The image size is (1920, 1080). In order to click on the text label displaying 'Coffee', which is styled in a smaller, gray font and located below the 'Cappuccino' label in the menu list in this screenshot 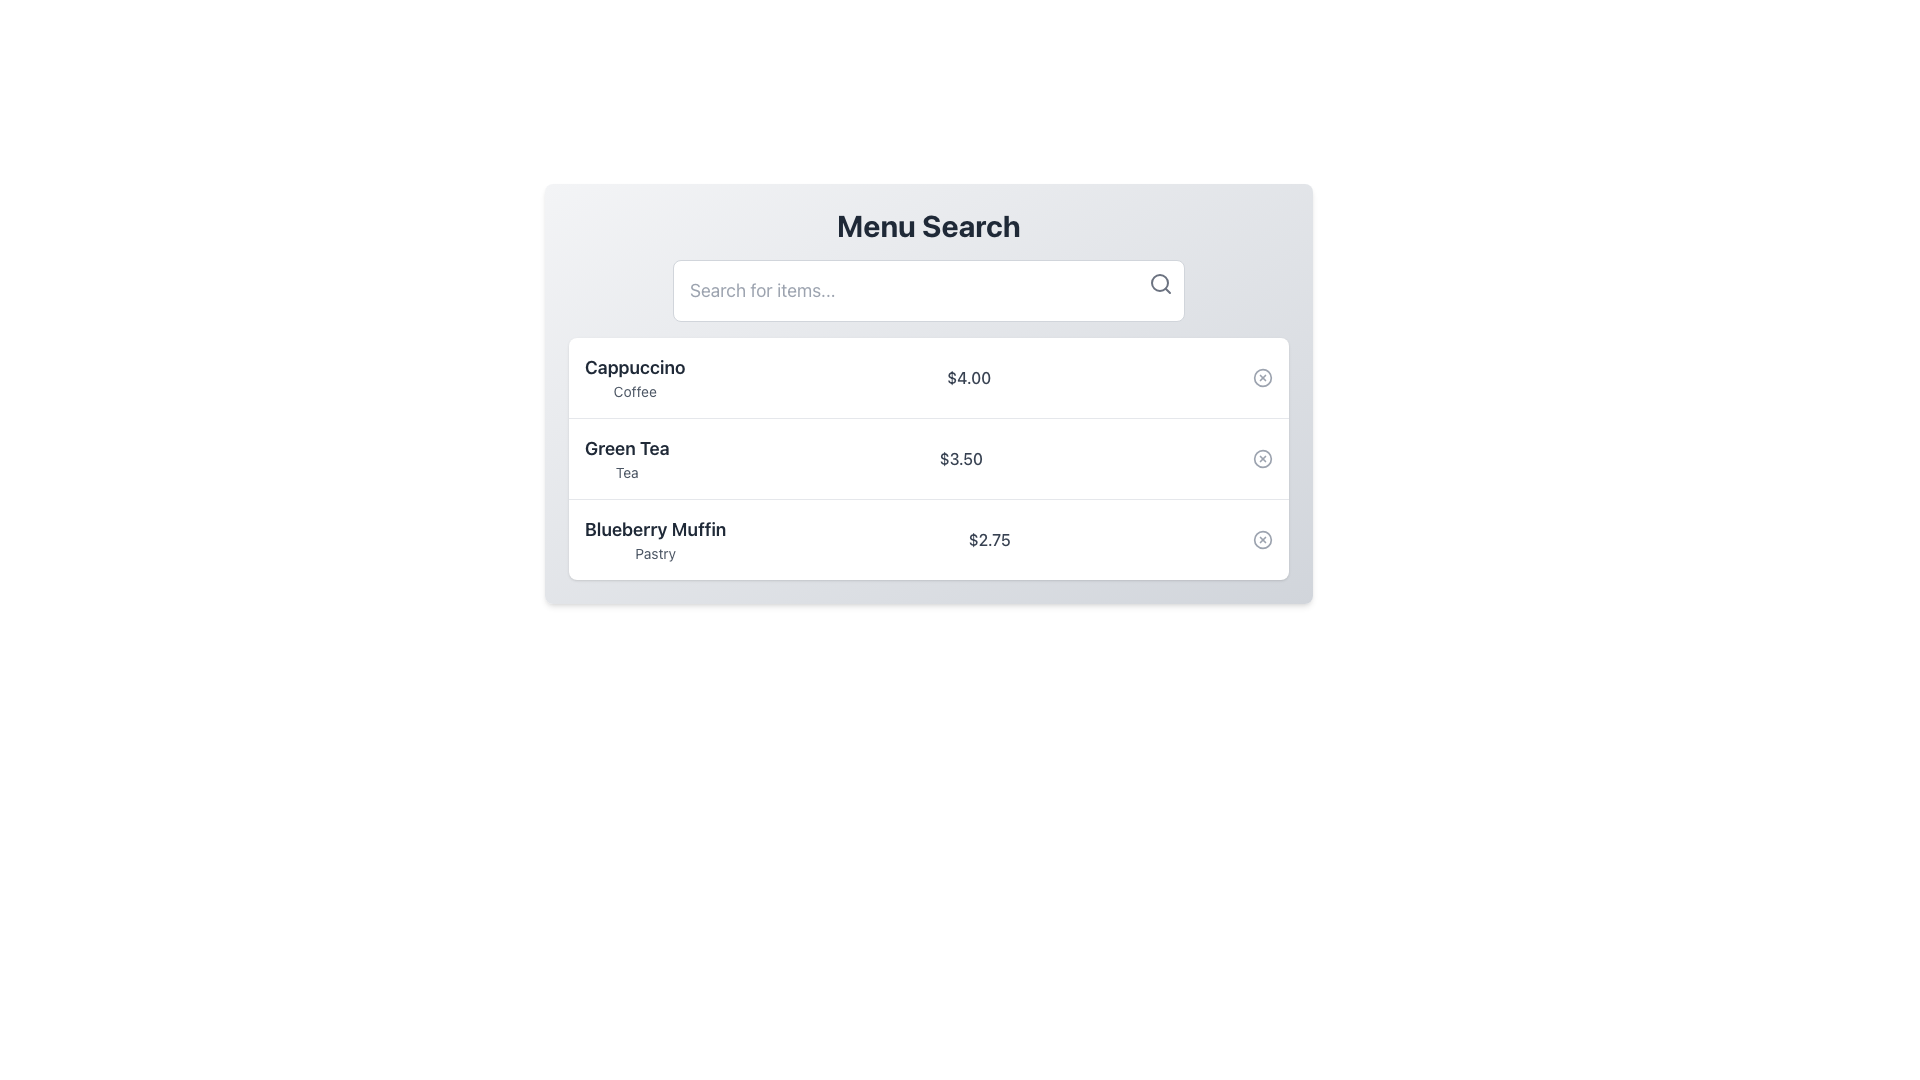, I will do `click(634, 392)`.